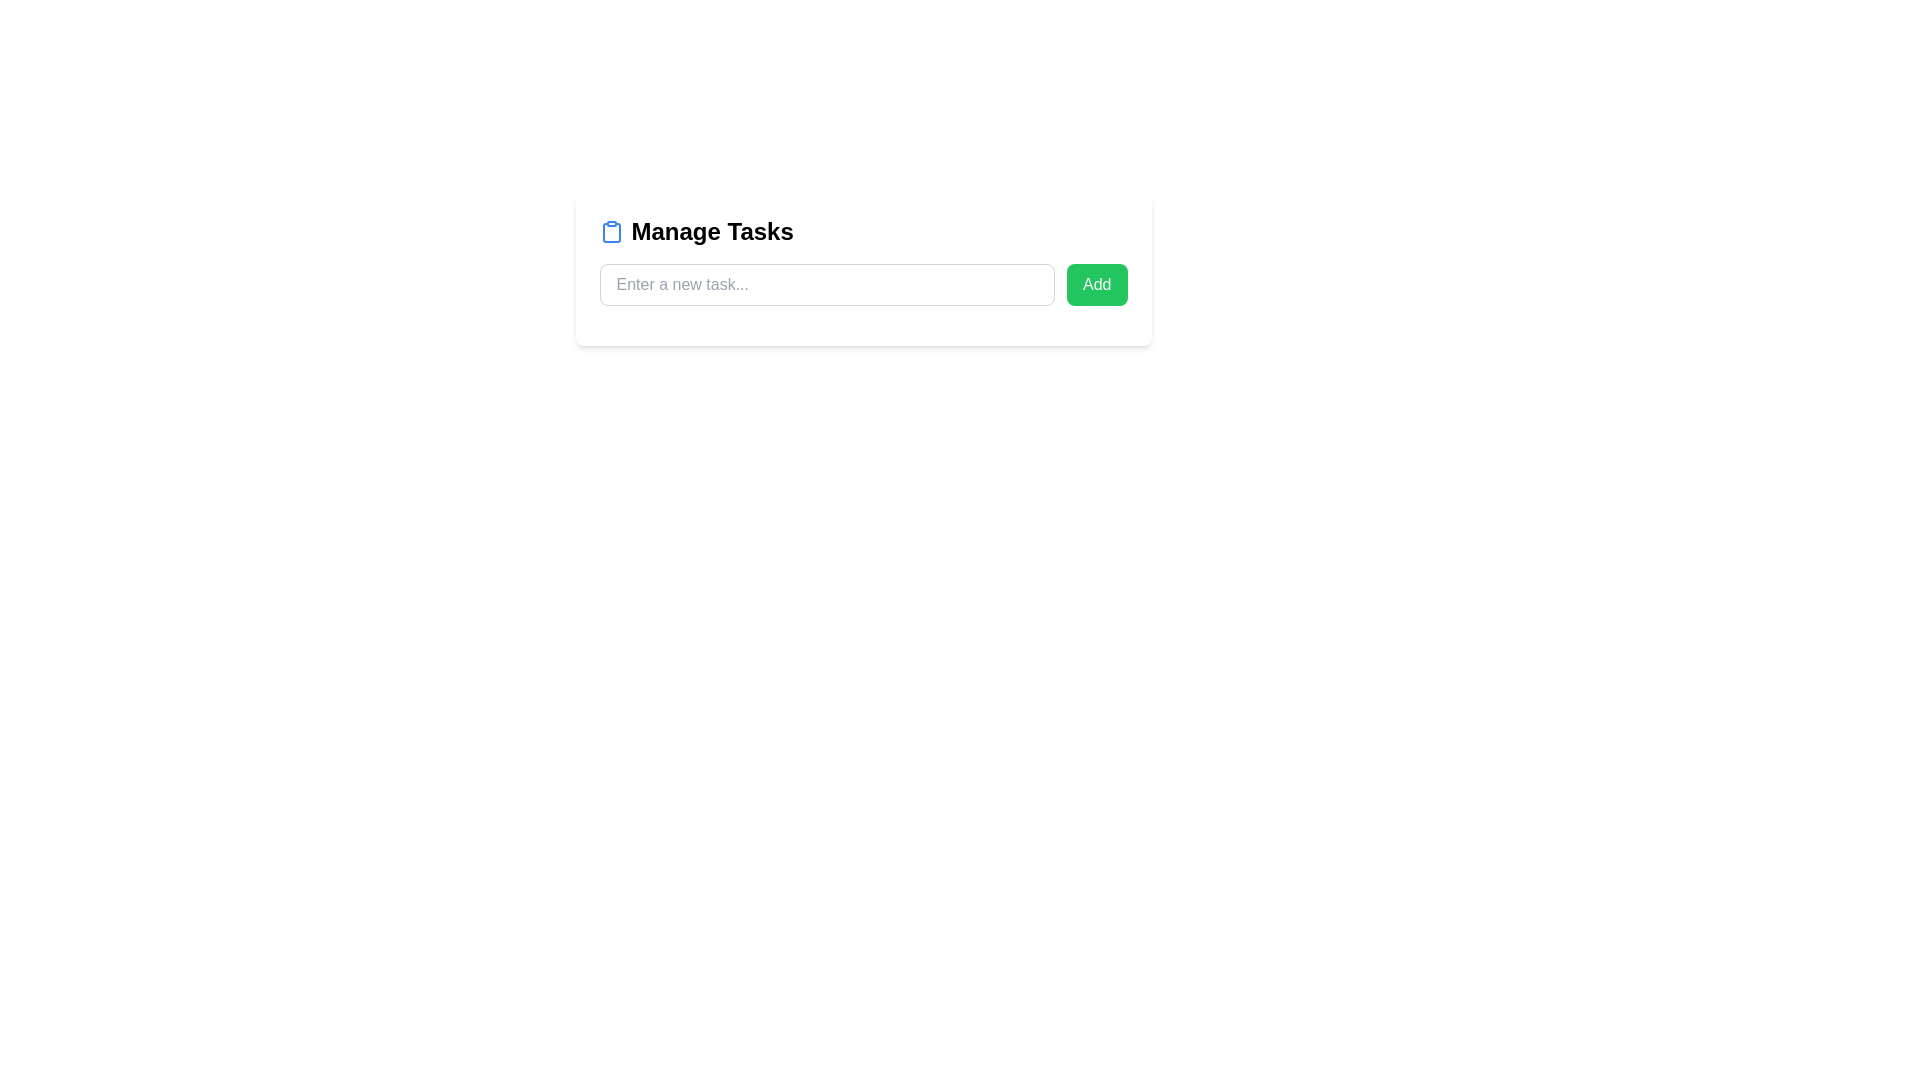 This screenshot has width=1920, height=1080. Describe the element at coordinates (827, 285) in the screenshot. I see `text into the text input field styled with rounded corners and a light gray border, located under the 'Manage Tasks' heading, directly preceding the green 'Add' button` at that location.